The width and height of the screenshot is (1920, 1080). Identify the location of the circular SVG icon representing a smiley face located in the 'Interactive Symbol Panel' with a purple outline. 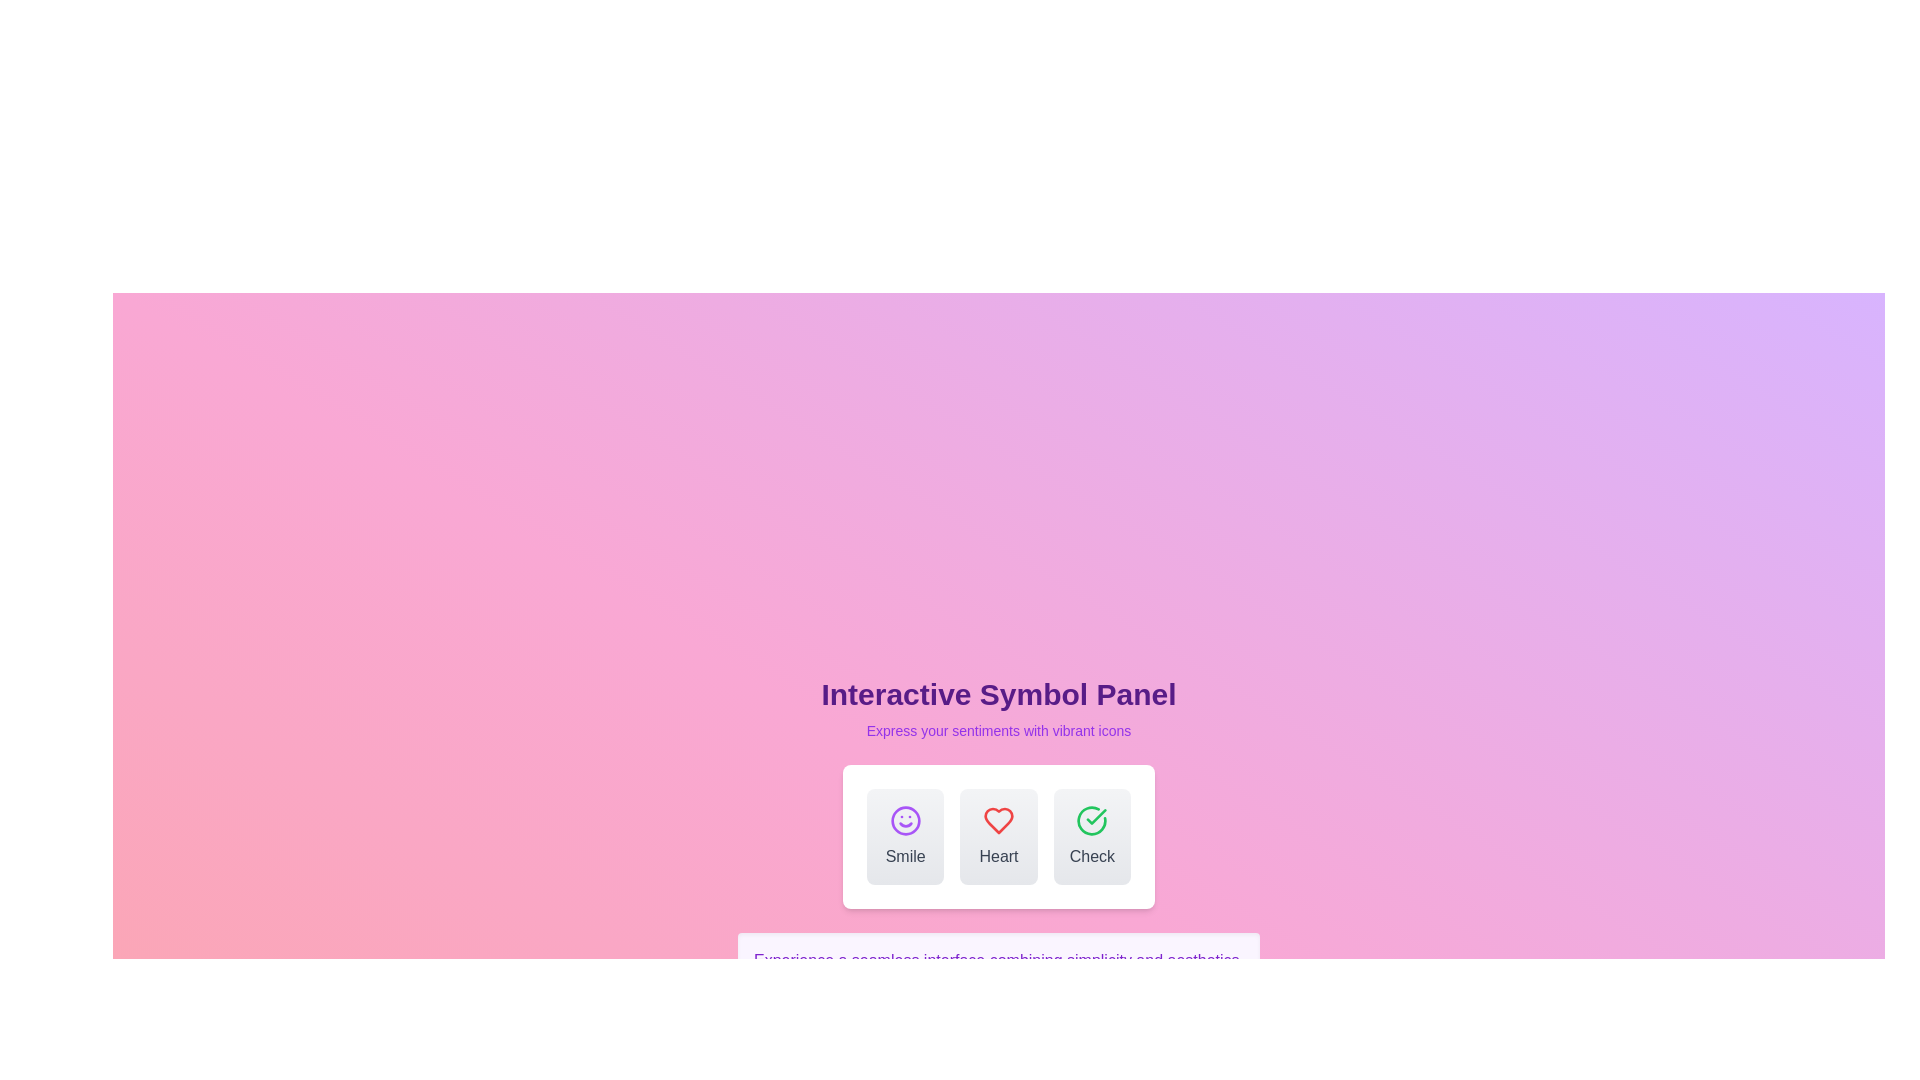
(904, 821).